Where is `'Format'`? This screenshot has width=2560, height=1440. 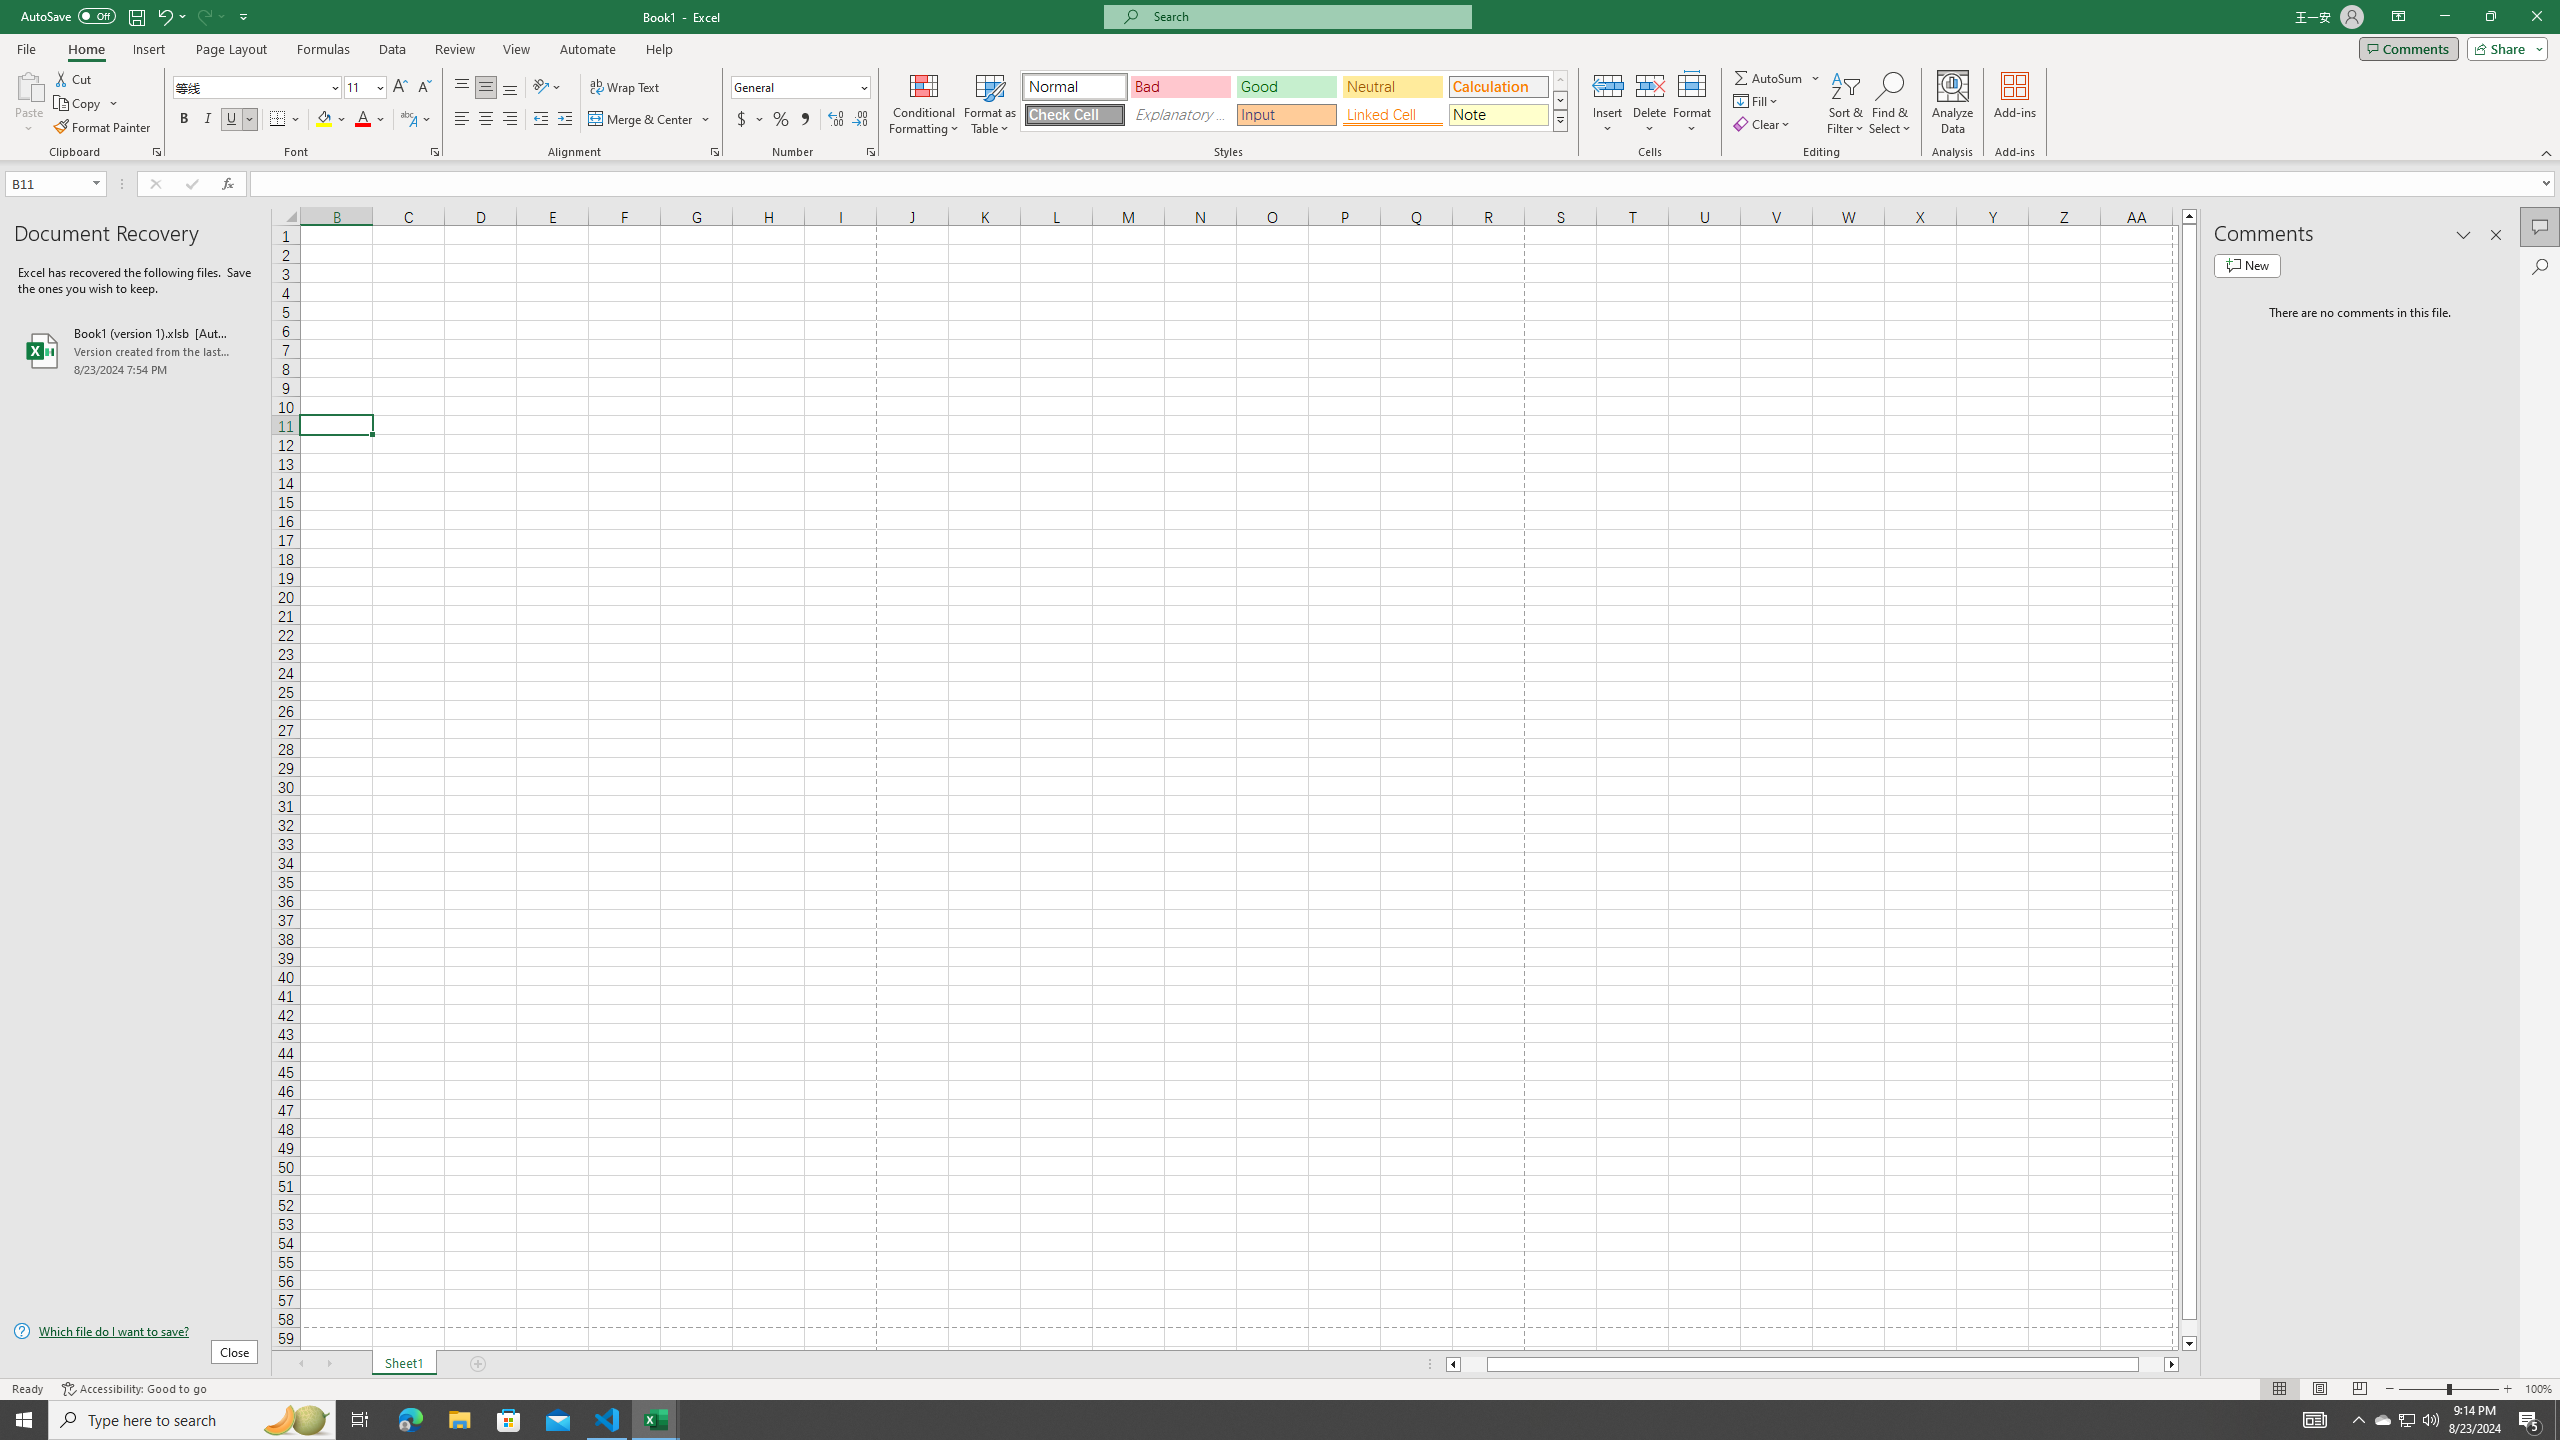 'Format' is located at coordinates (1692, 103).